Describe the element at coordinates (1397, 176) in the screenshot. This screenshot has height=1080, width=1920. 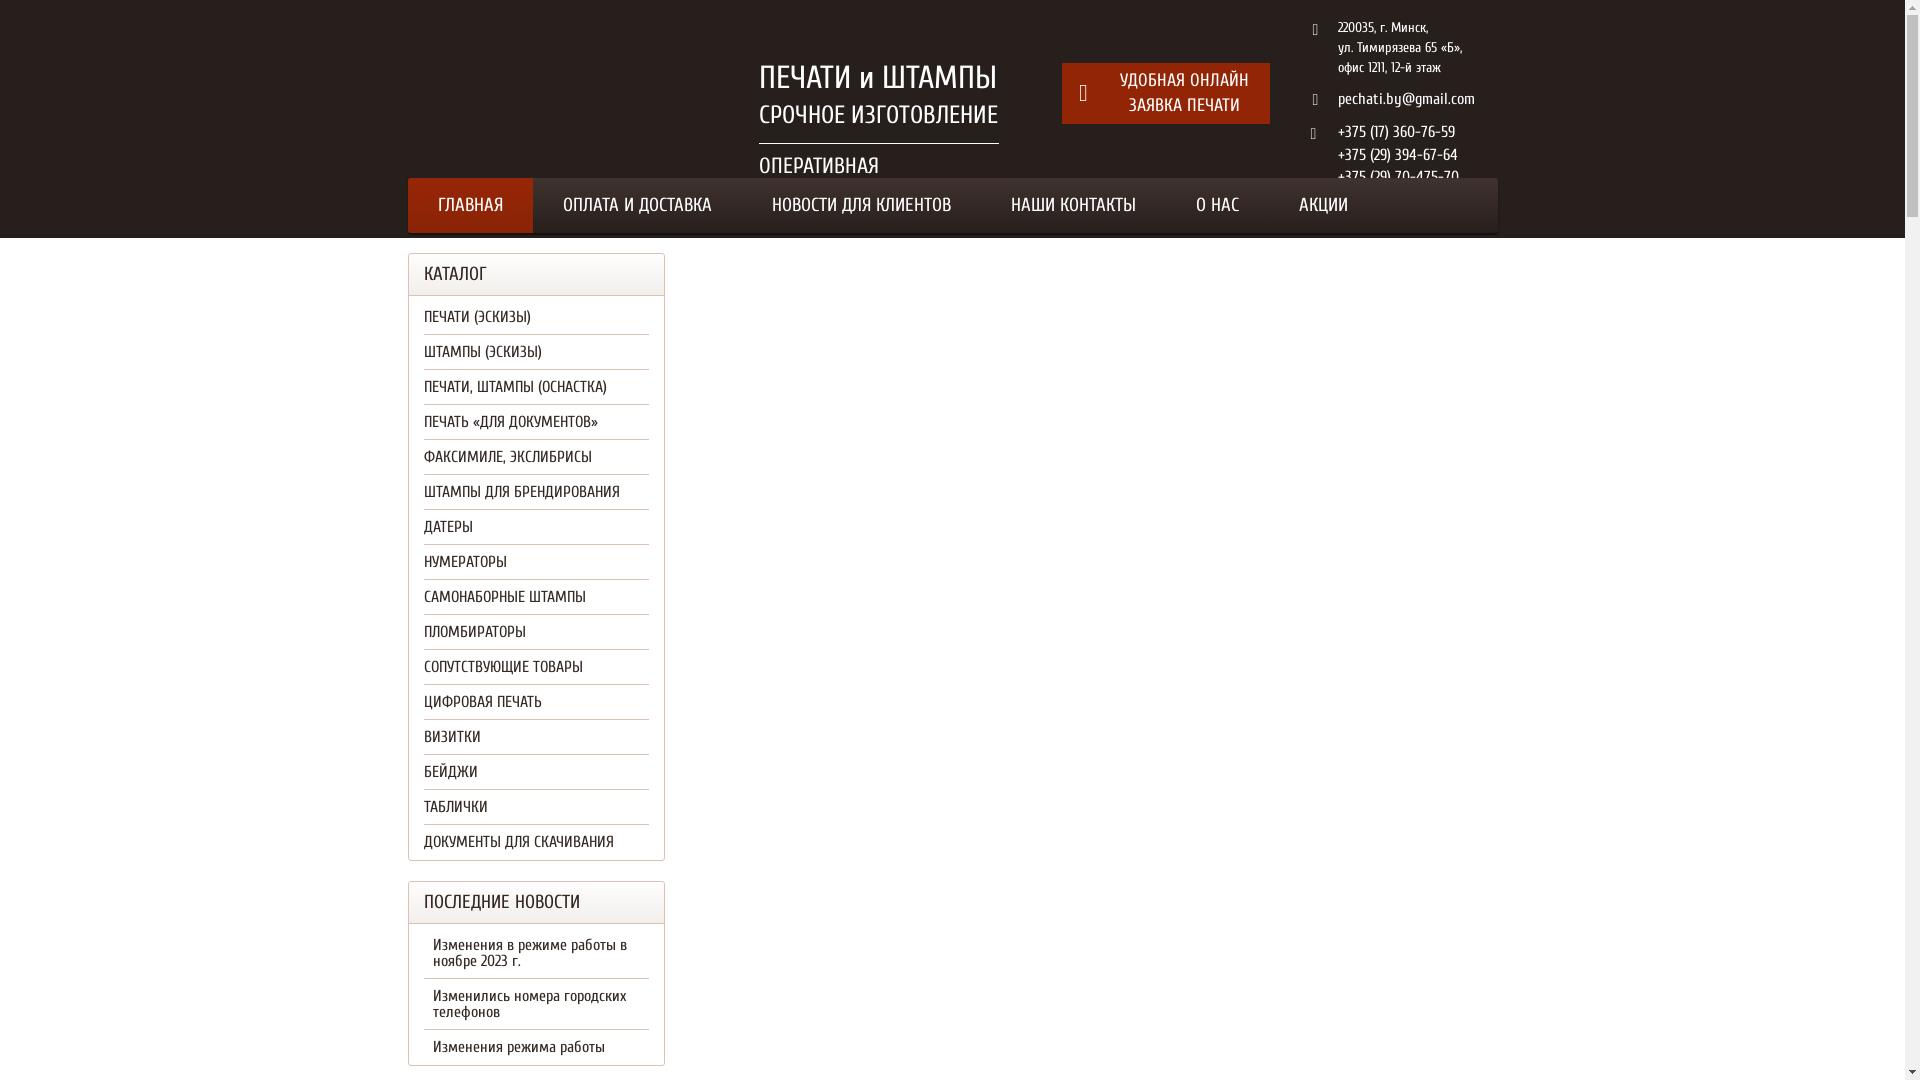
I see `'+375 (29) 70-475-70'` at that location.